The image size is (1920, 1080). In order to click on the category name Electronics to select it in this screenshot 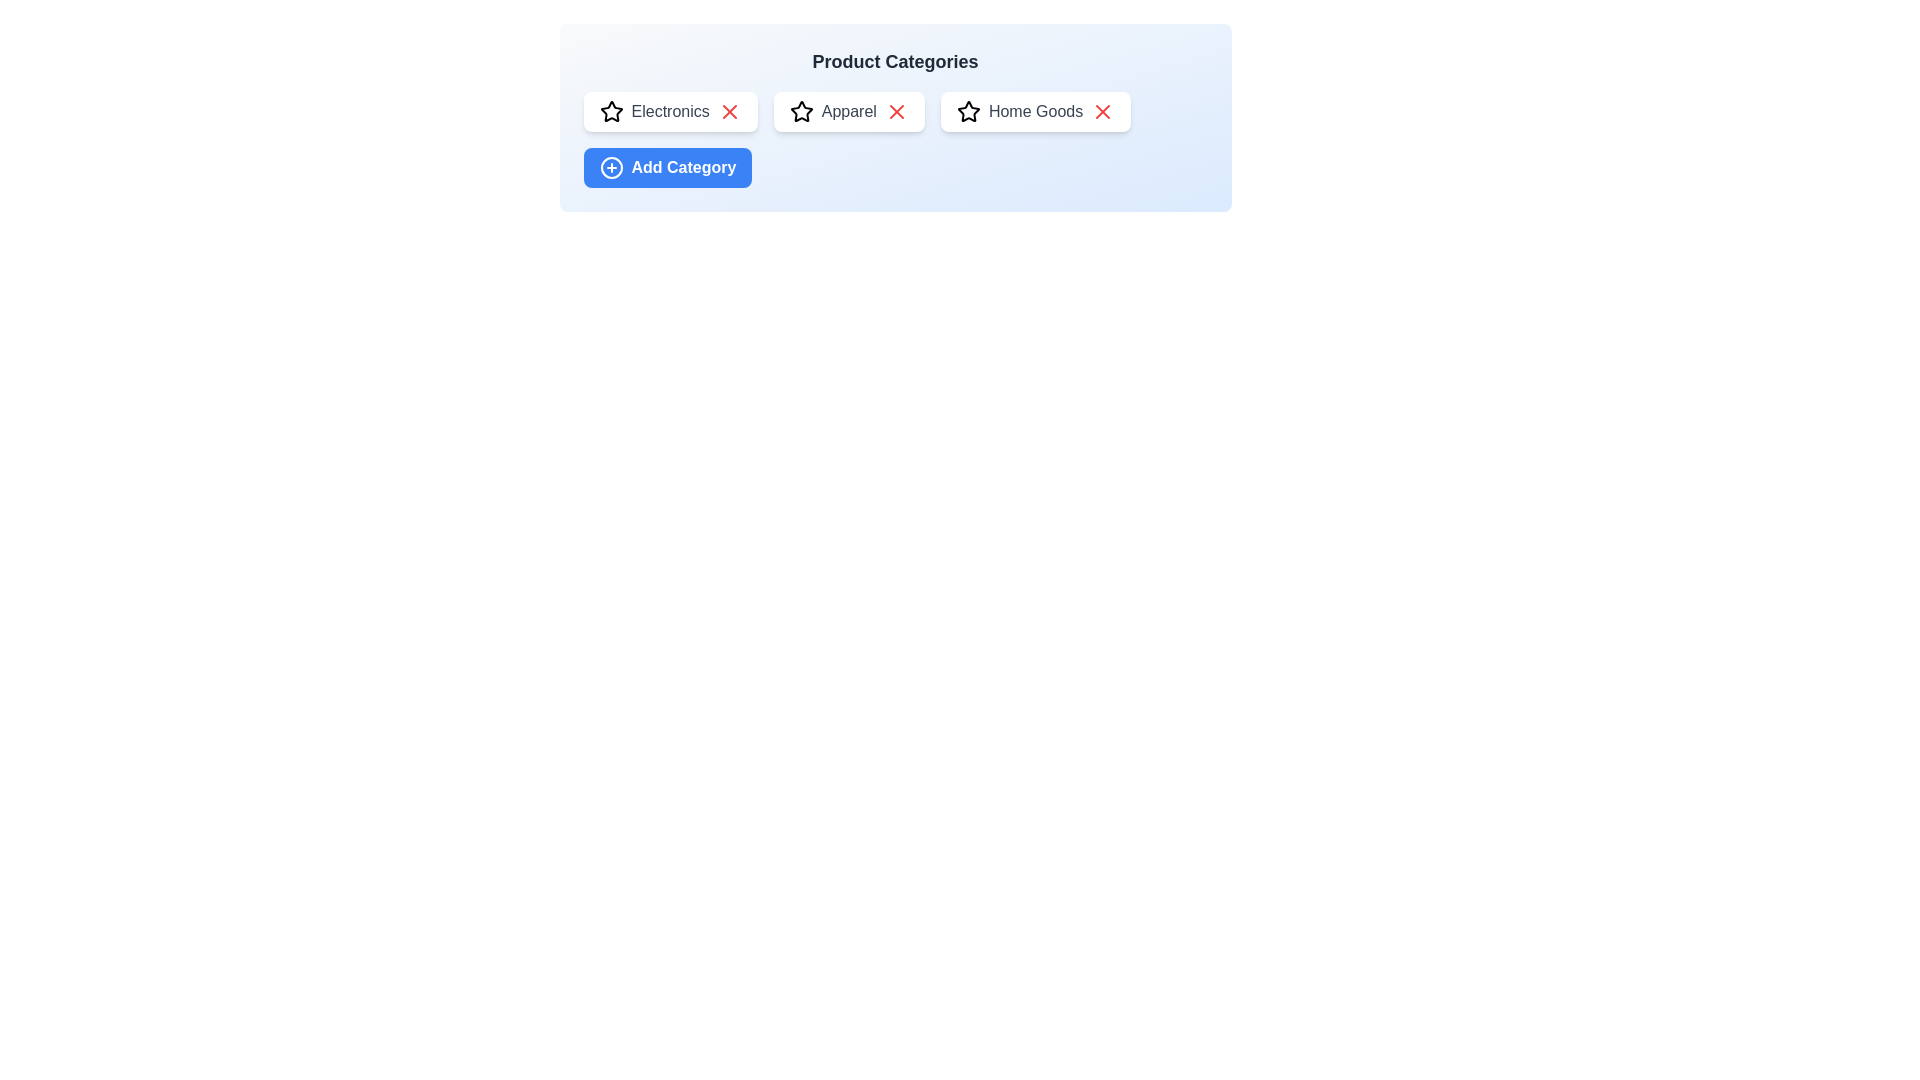, I will do `click(670, 111)`.